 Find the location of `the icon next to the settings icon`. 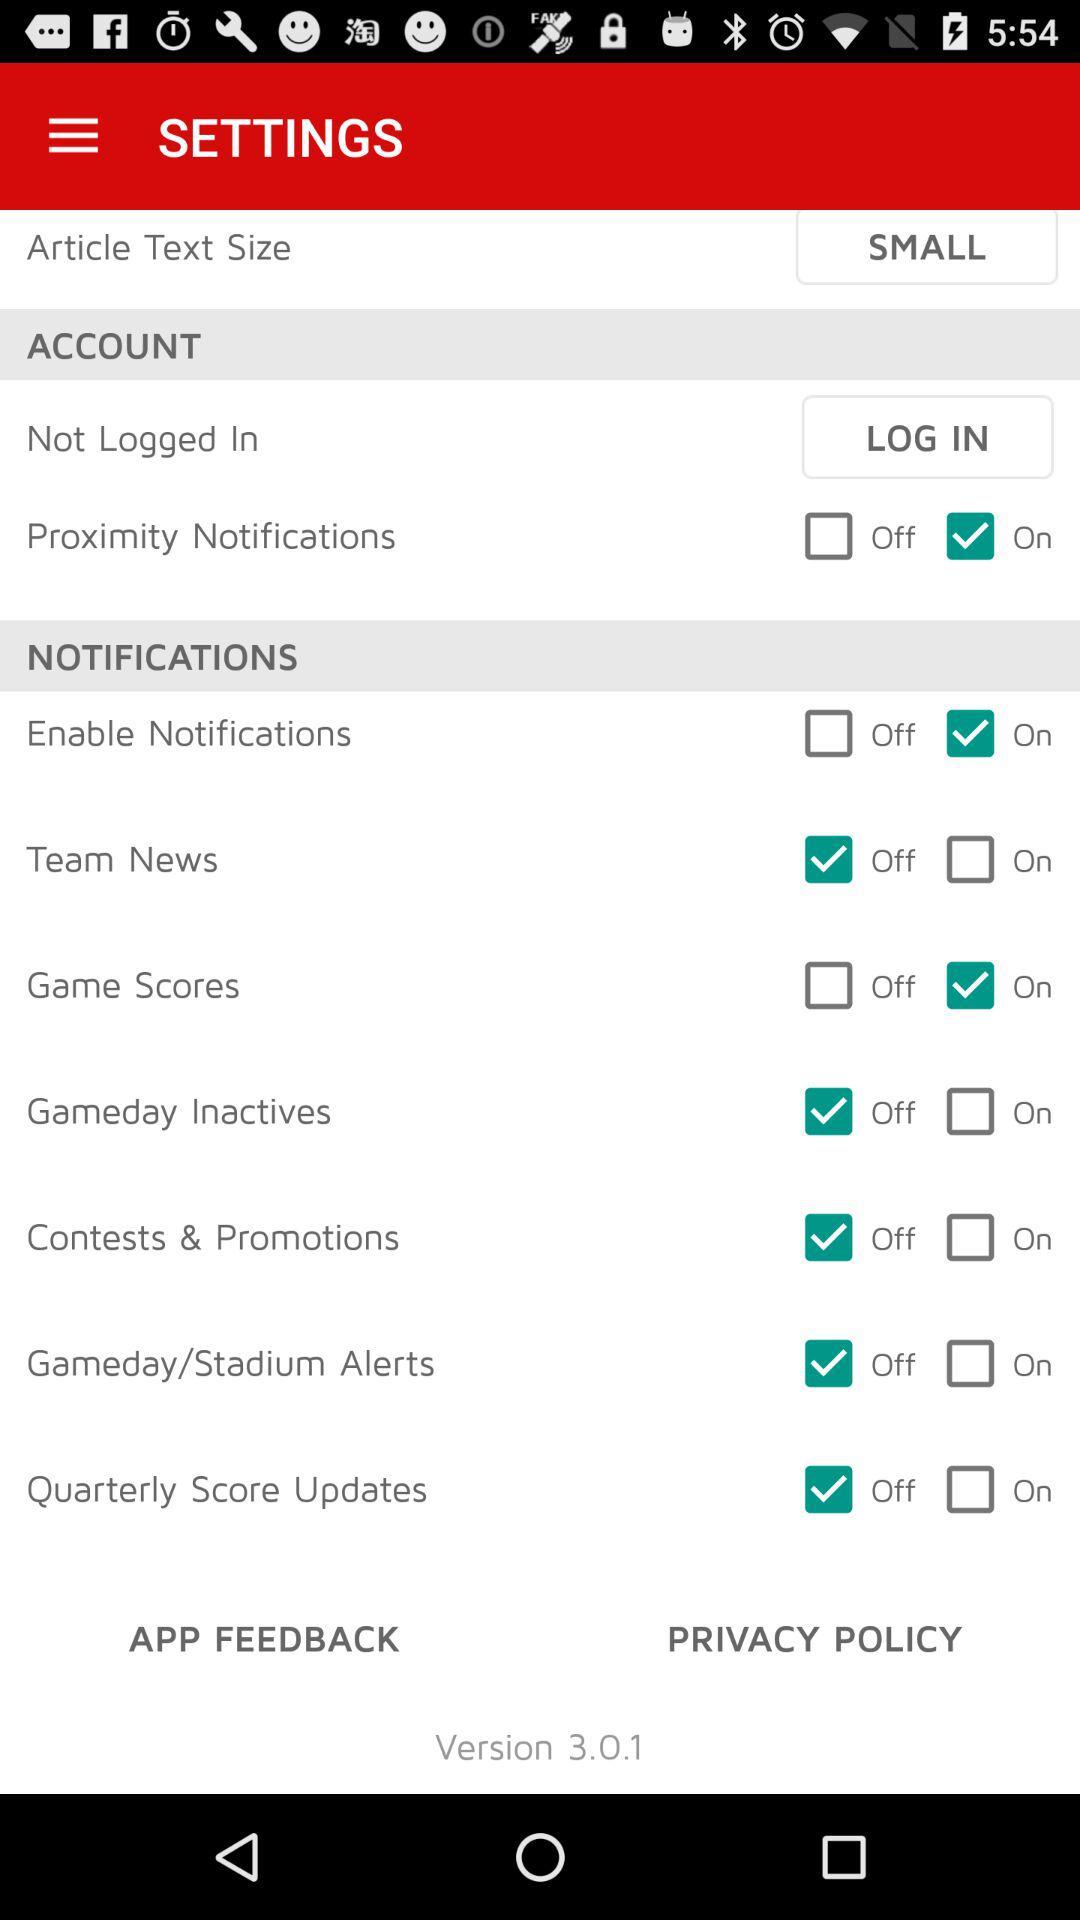

the icon next to the settings icon is located at coordinates (72, 135).